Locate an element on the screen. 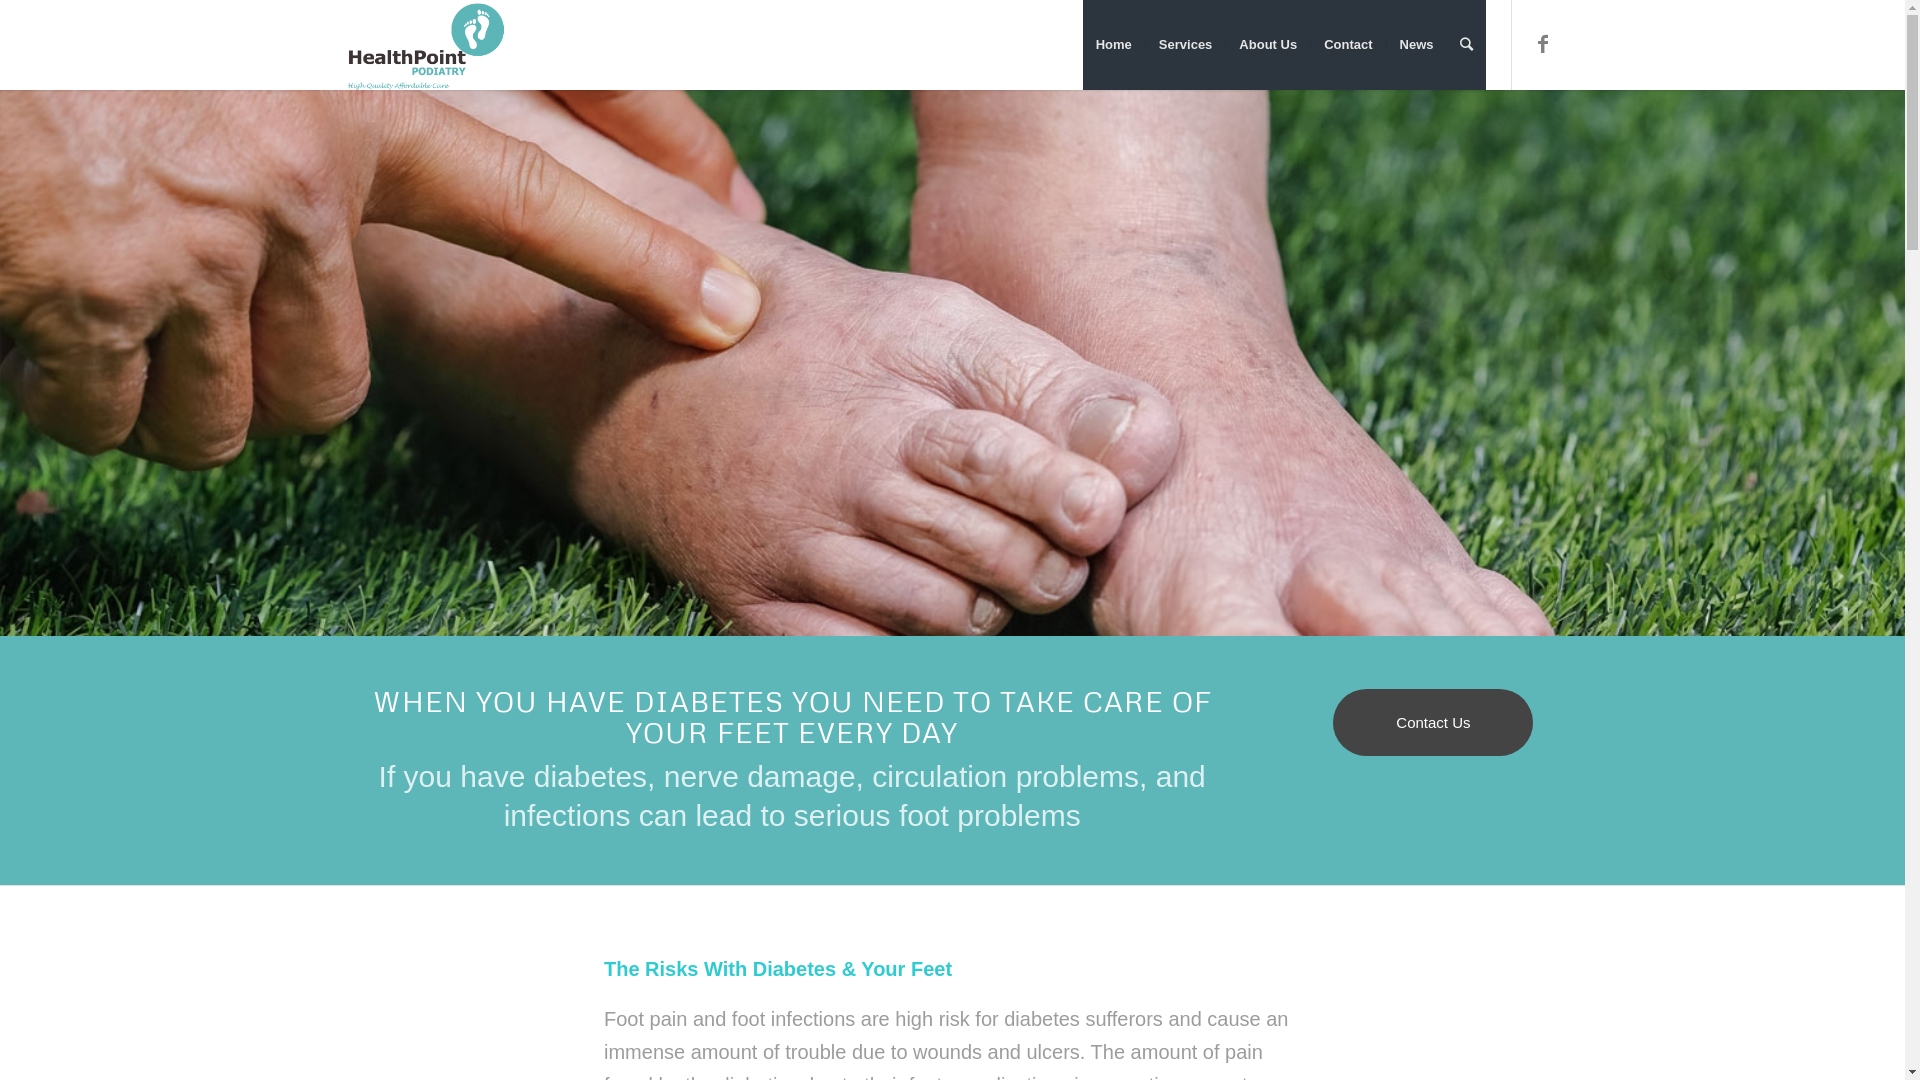  'Contact' is located at coordinates (1310, 45).